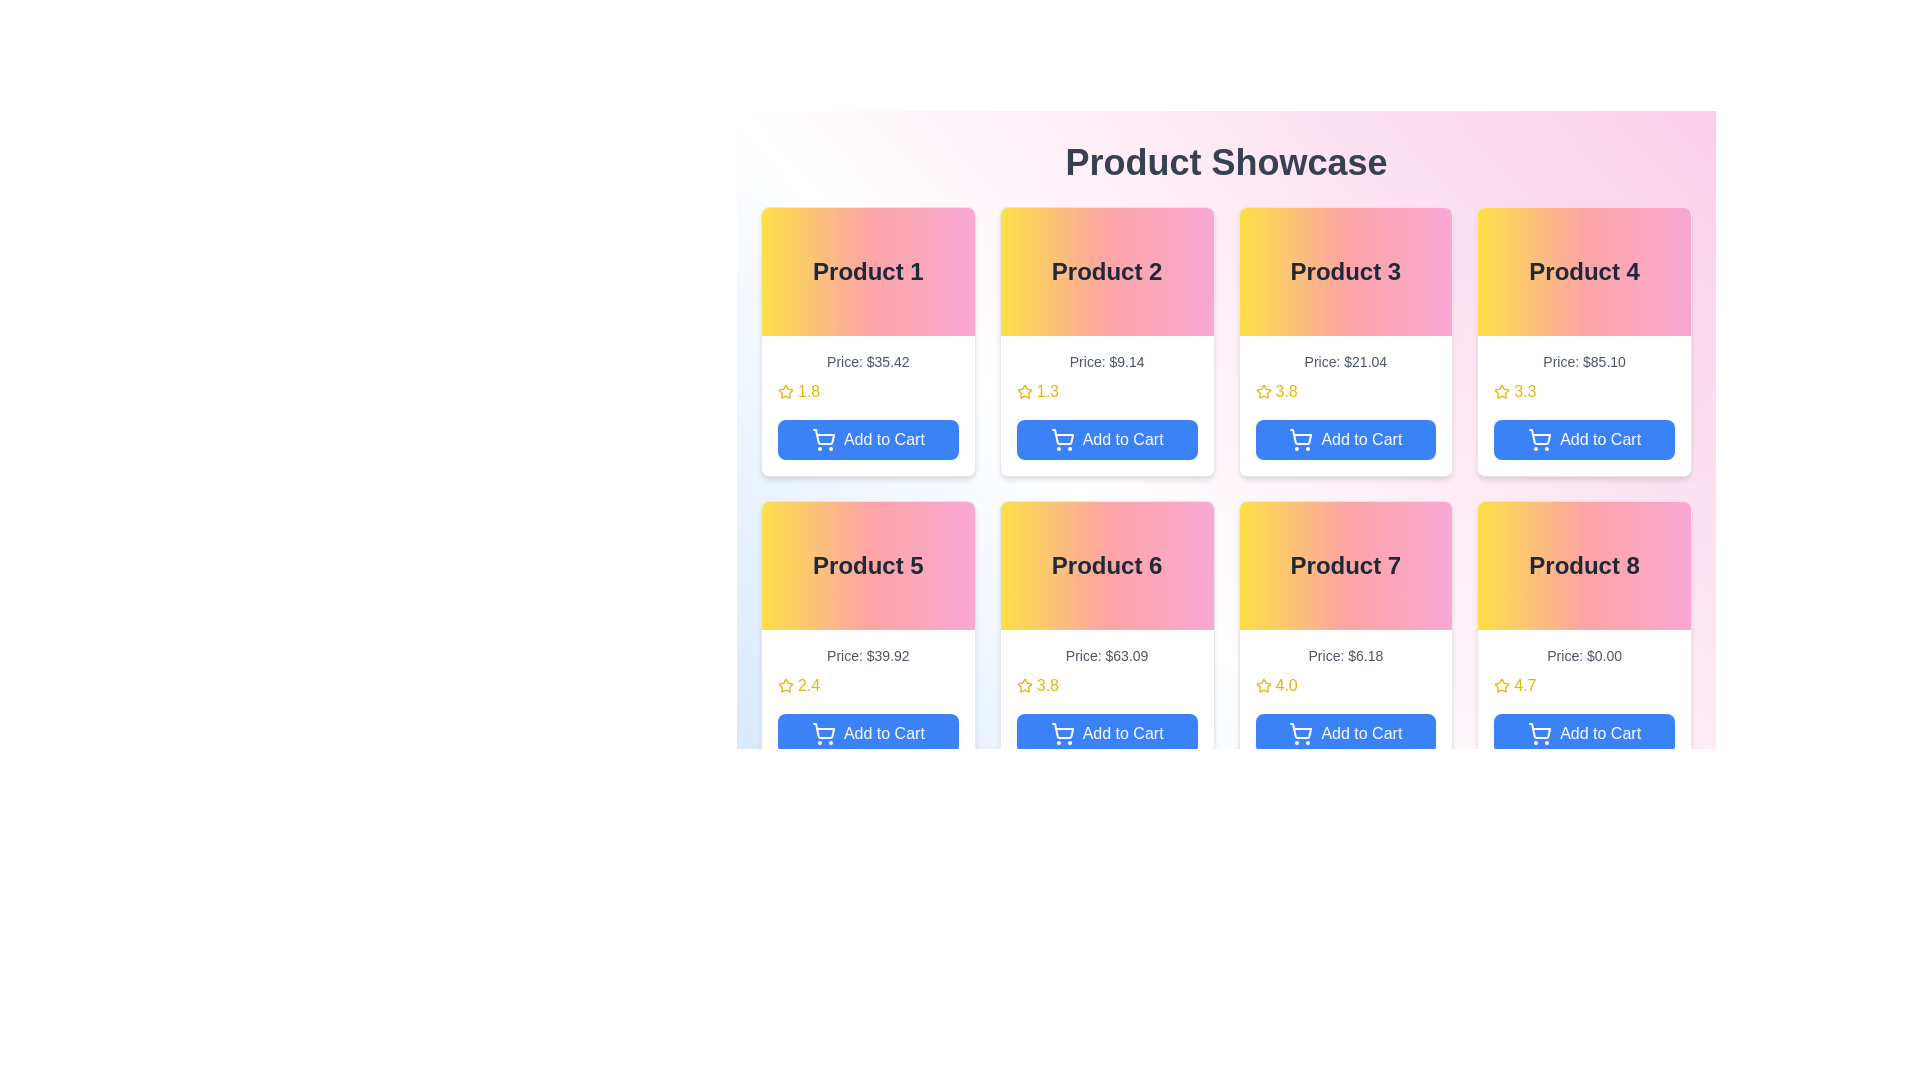  I want to click on the yellow star icon for visual rating located next to the numeric rating '2.4' in the 'Product 5' section of the product grid, so click(785, 685).